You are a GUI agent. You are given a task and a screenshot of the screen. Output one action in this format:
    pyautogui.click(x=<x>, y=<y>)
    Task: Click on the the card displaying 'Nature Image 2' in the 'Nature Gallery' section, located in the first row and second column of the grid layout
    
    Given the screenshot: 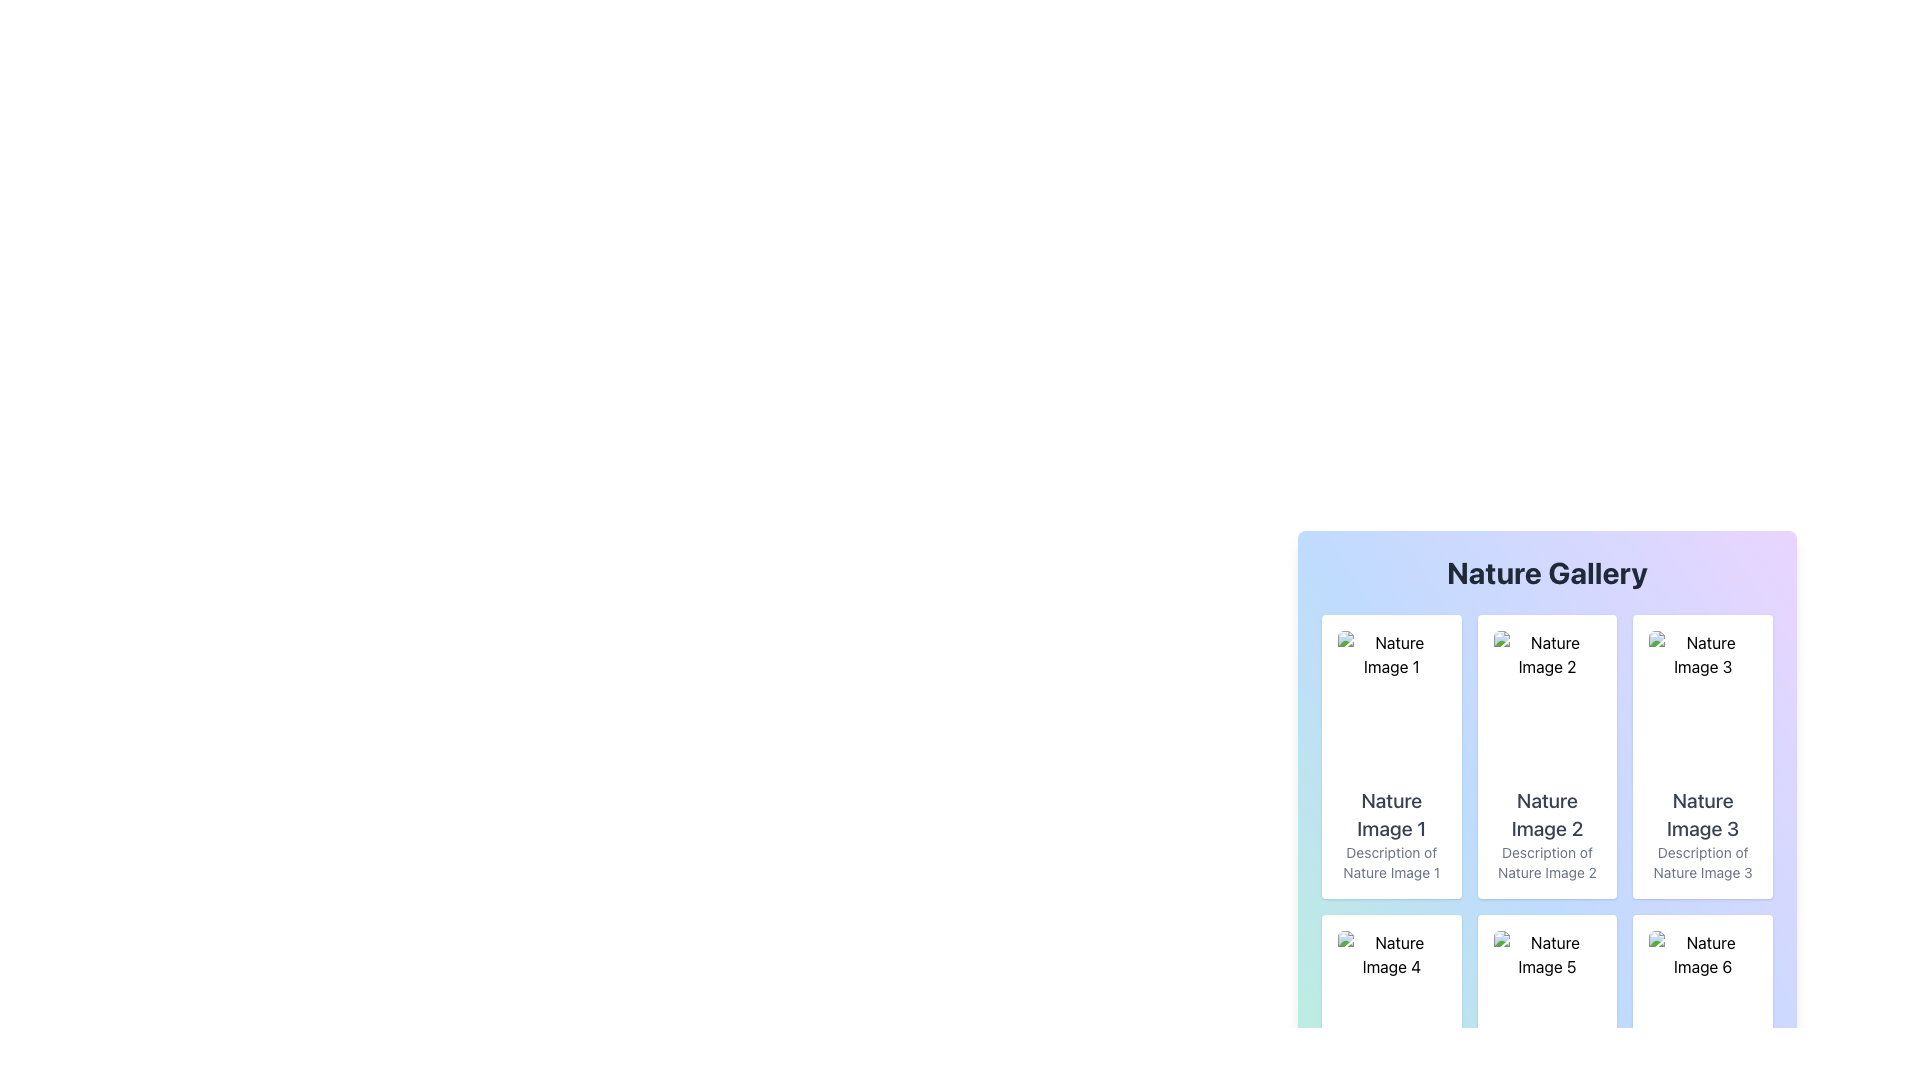 What is the action you would take?
    pyautogui.click(x=1546, y=766)
    